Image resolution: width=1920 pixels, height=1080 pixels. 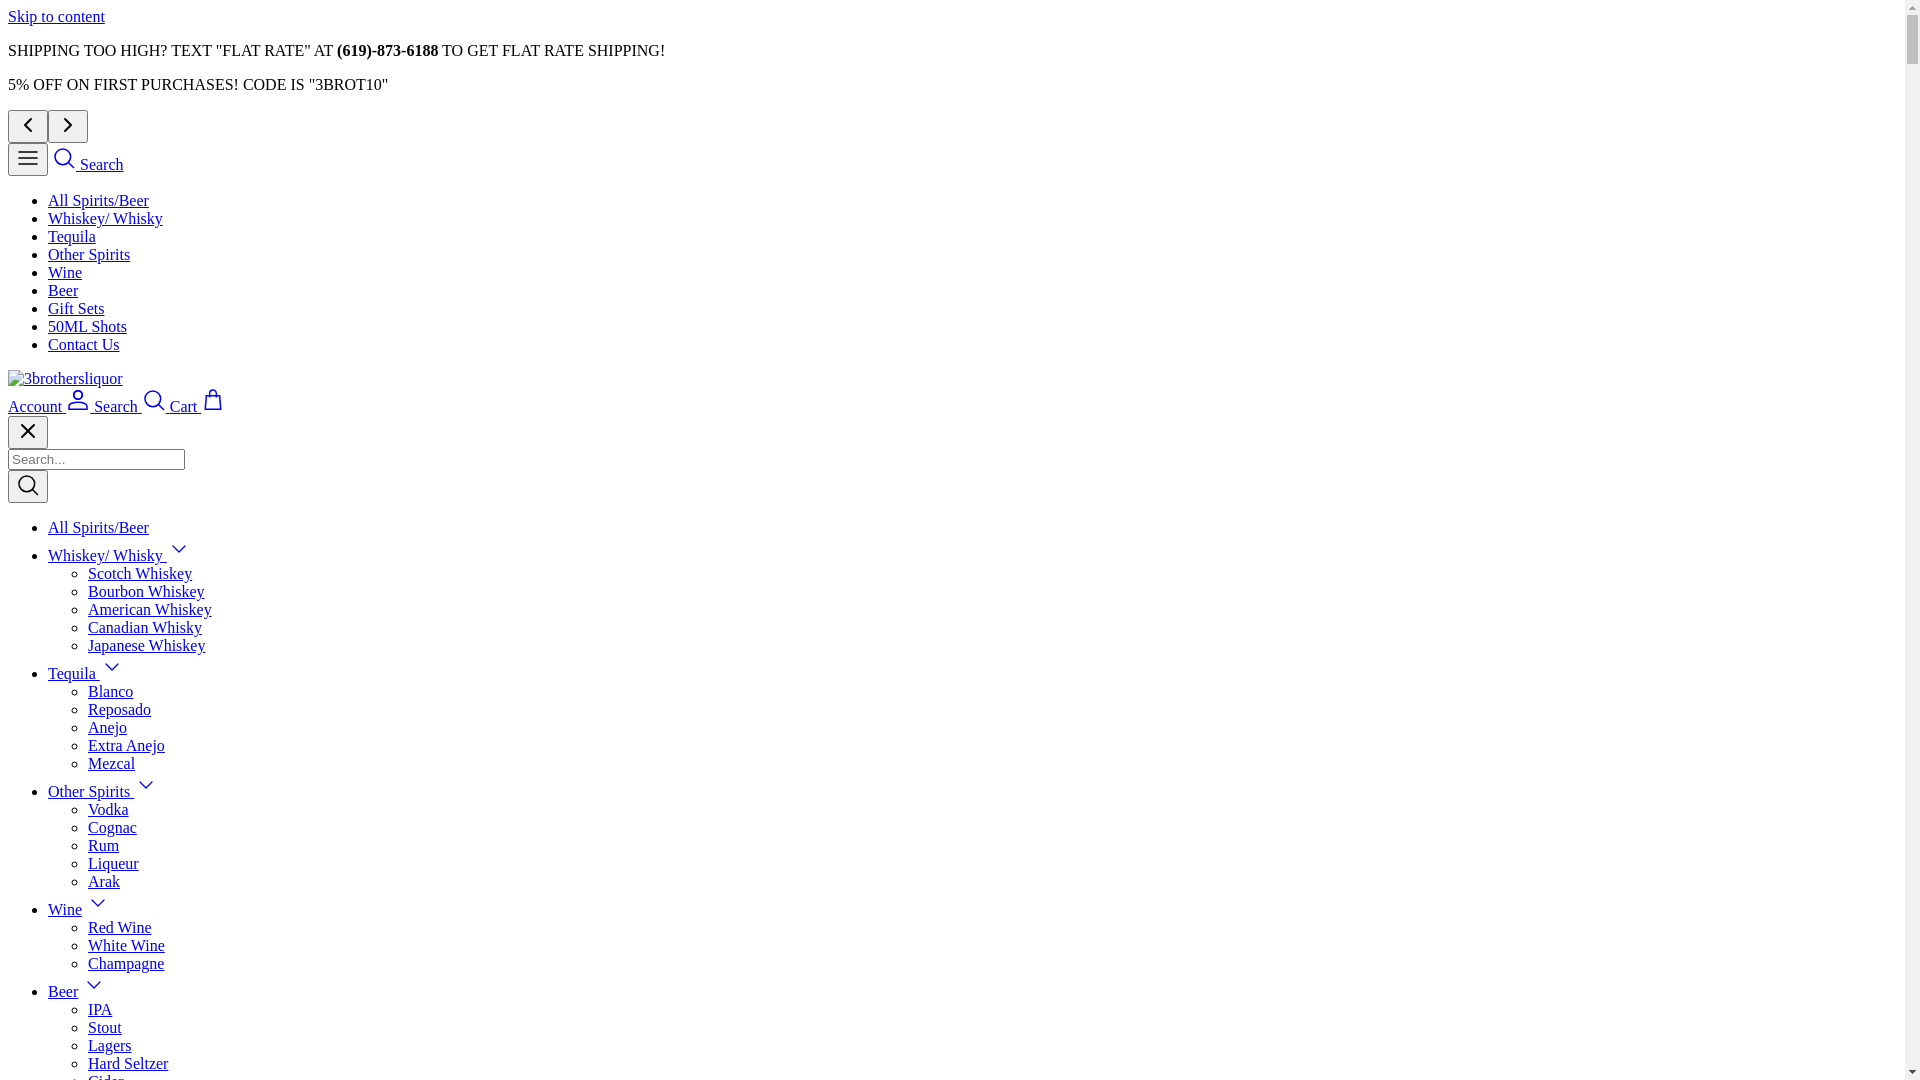 I want to click on 'Stout', so click(x=104, y=1027).